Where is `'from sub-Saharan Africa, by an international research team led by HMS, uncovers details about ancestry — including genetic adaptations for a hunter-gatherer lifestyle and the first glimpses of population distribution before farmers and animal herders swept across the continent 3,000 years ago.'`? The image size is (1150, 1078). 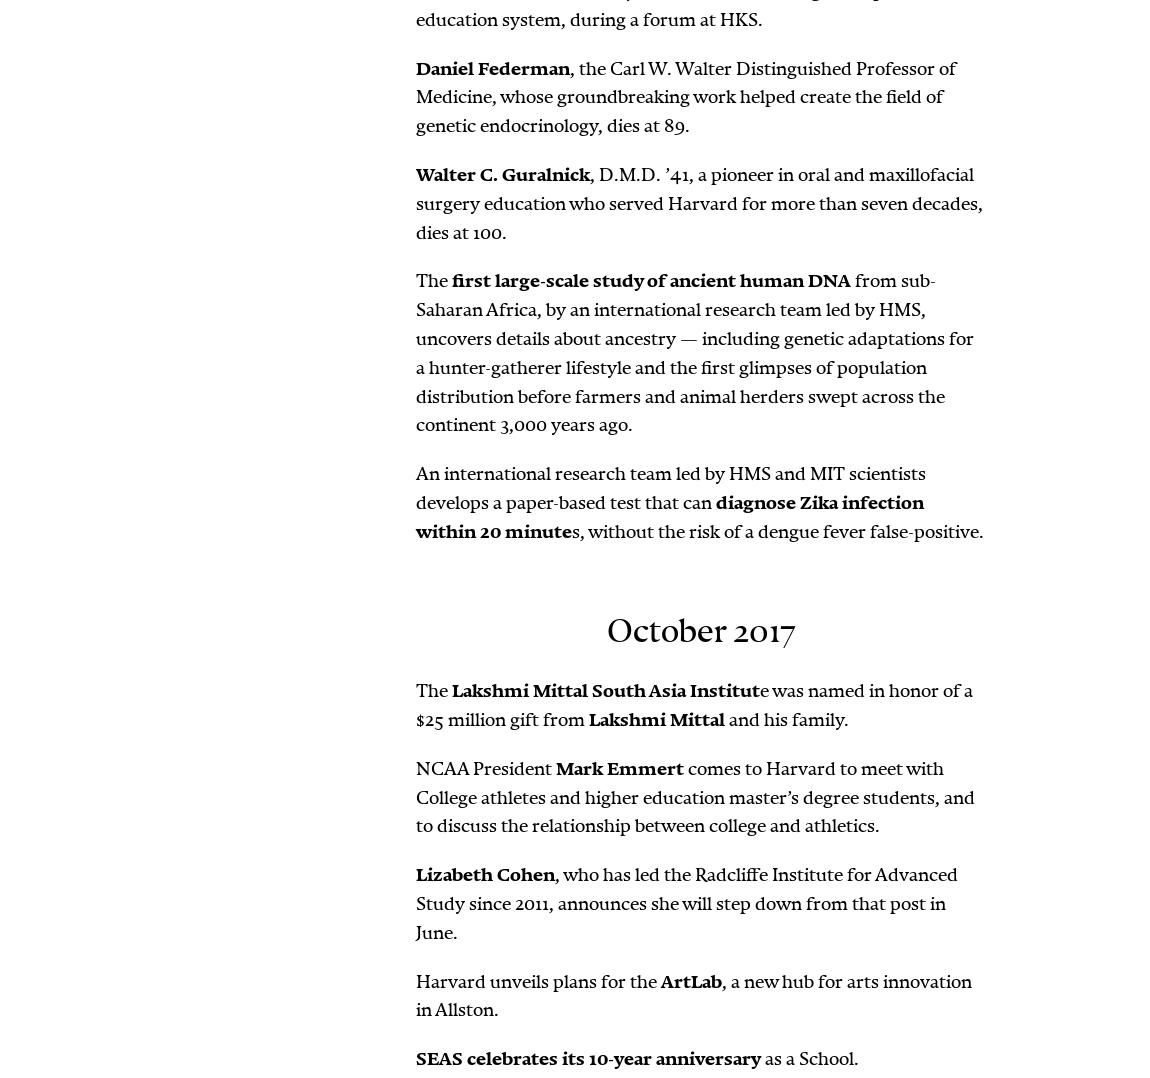
'from sub-Saharan Africa, by an international research team led by HMS, uncovers details about ancestry — including genetic adaptations for a hunter-gatherer lifestyle and the first glimpses of population distribution before farmers and animal herders swept across the continent 3,000 years ago.' is located at coordinates (693, 353).